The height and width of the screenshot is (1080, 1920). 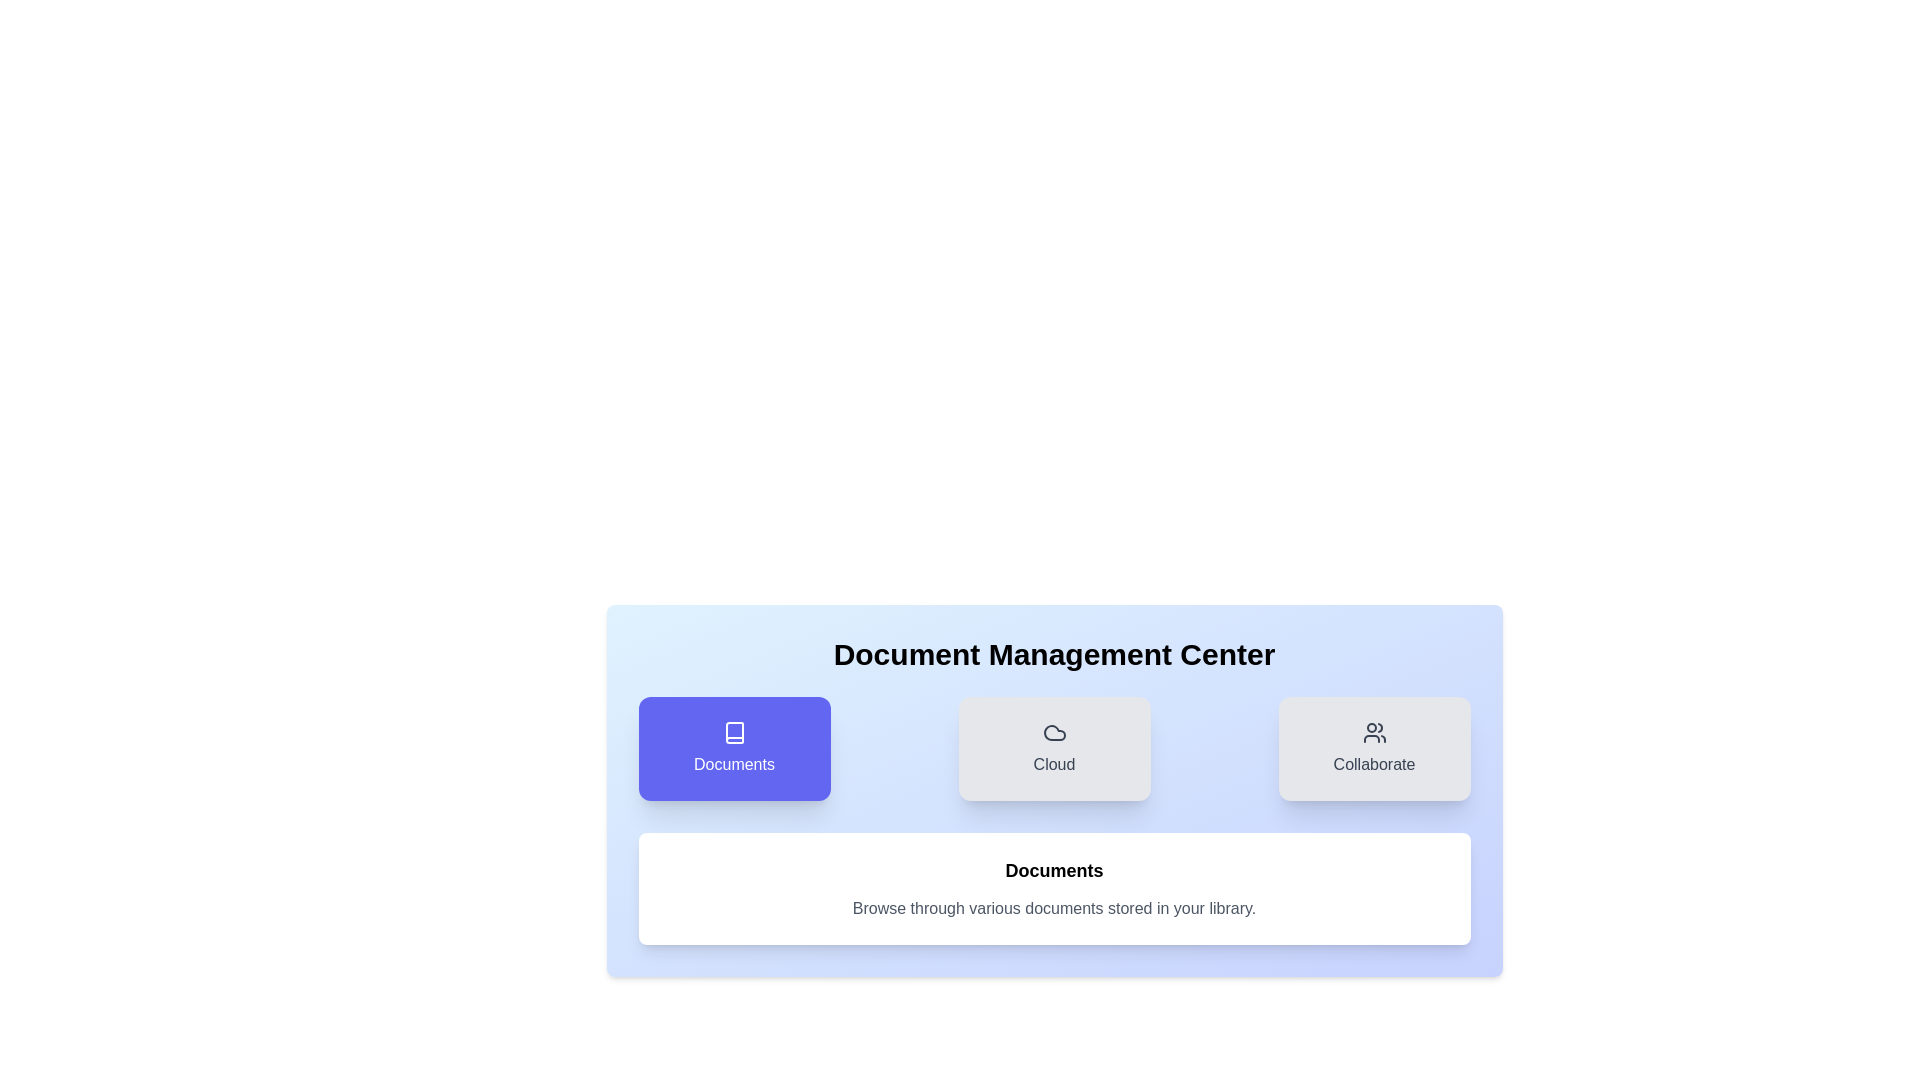 What do you see at coordinates (1373, 748) in the screenshot?
I see `the Collaborate tab to navigate to its section` at bounding box center [1373, 748].